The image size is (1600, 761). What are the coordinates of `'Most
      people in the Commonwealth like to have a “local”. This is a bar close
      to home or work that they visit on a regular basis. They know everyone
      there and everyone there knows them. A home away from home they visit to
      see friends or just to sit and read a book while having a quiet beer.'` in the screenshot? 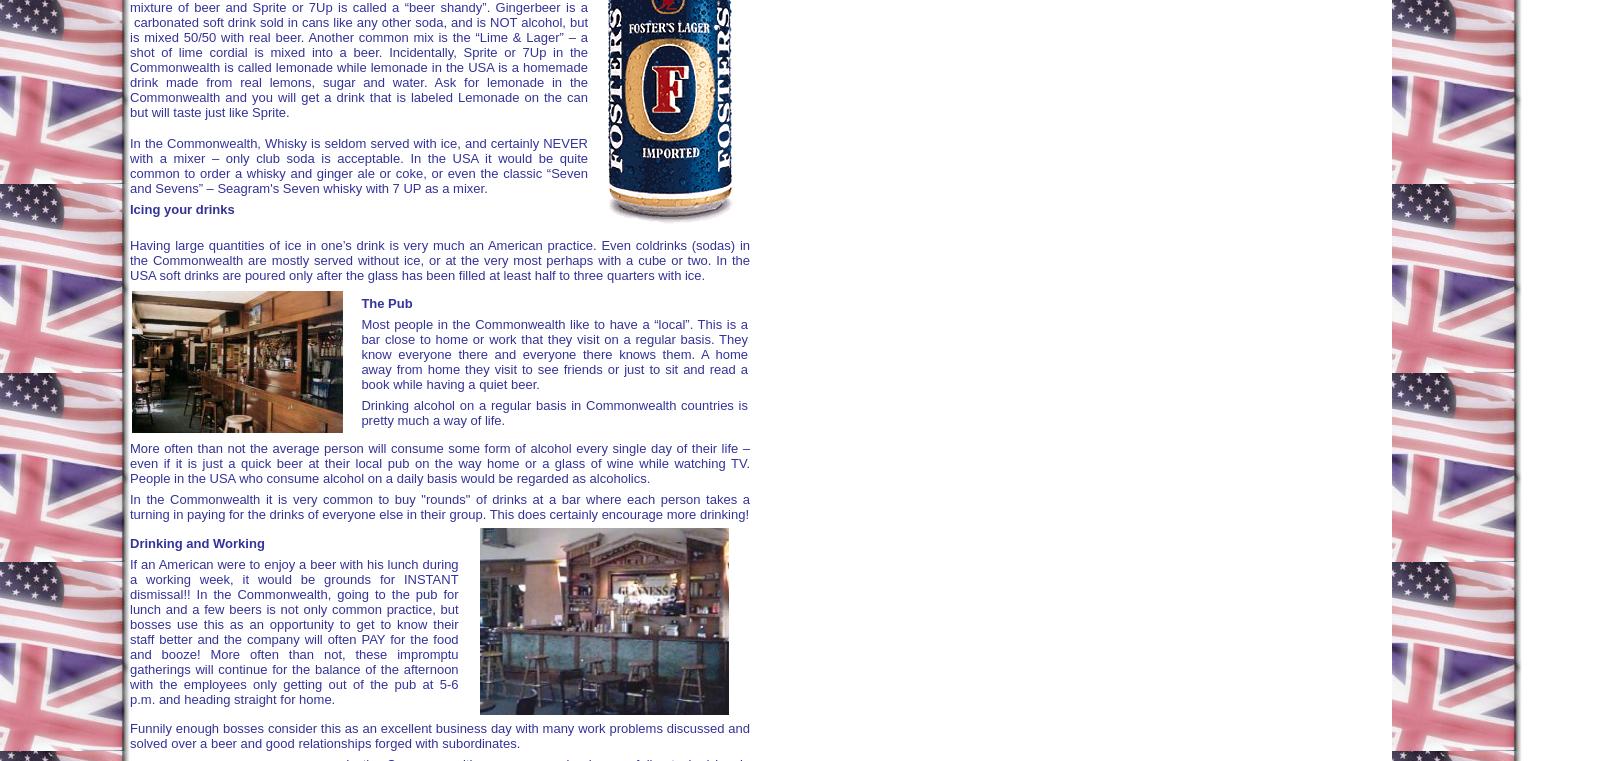 It's located at (553, 353).